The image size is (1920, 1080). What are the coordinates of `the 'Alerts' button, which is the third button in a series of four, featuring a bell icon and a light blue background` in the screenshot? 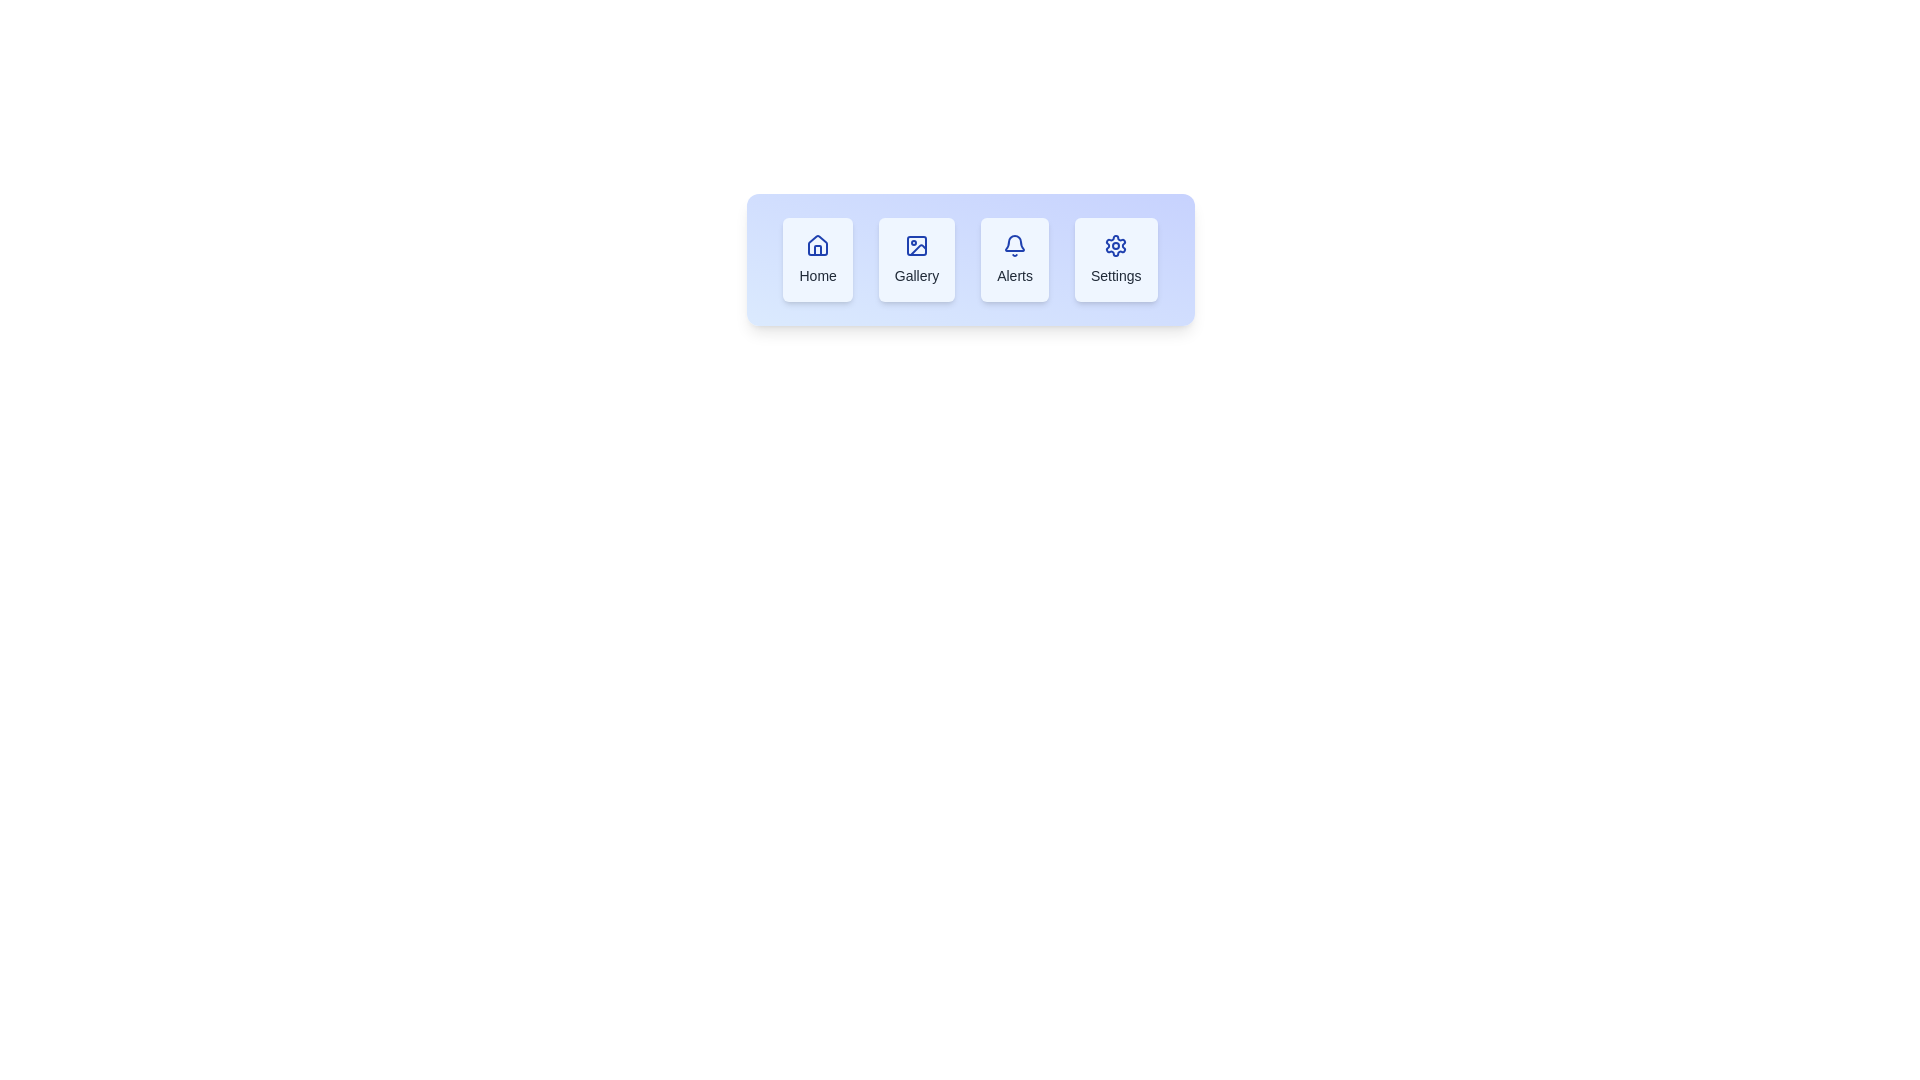 It's located at (1015, 258).